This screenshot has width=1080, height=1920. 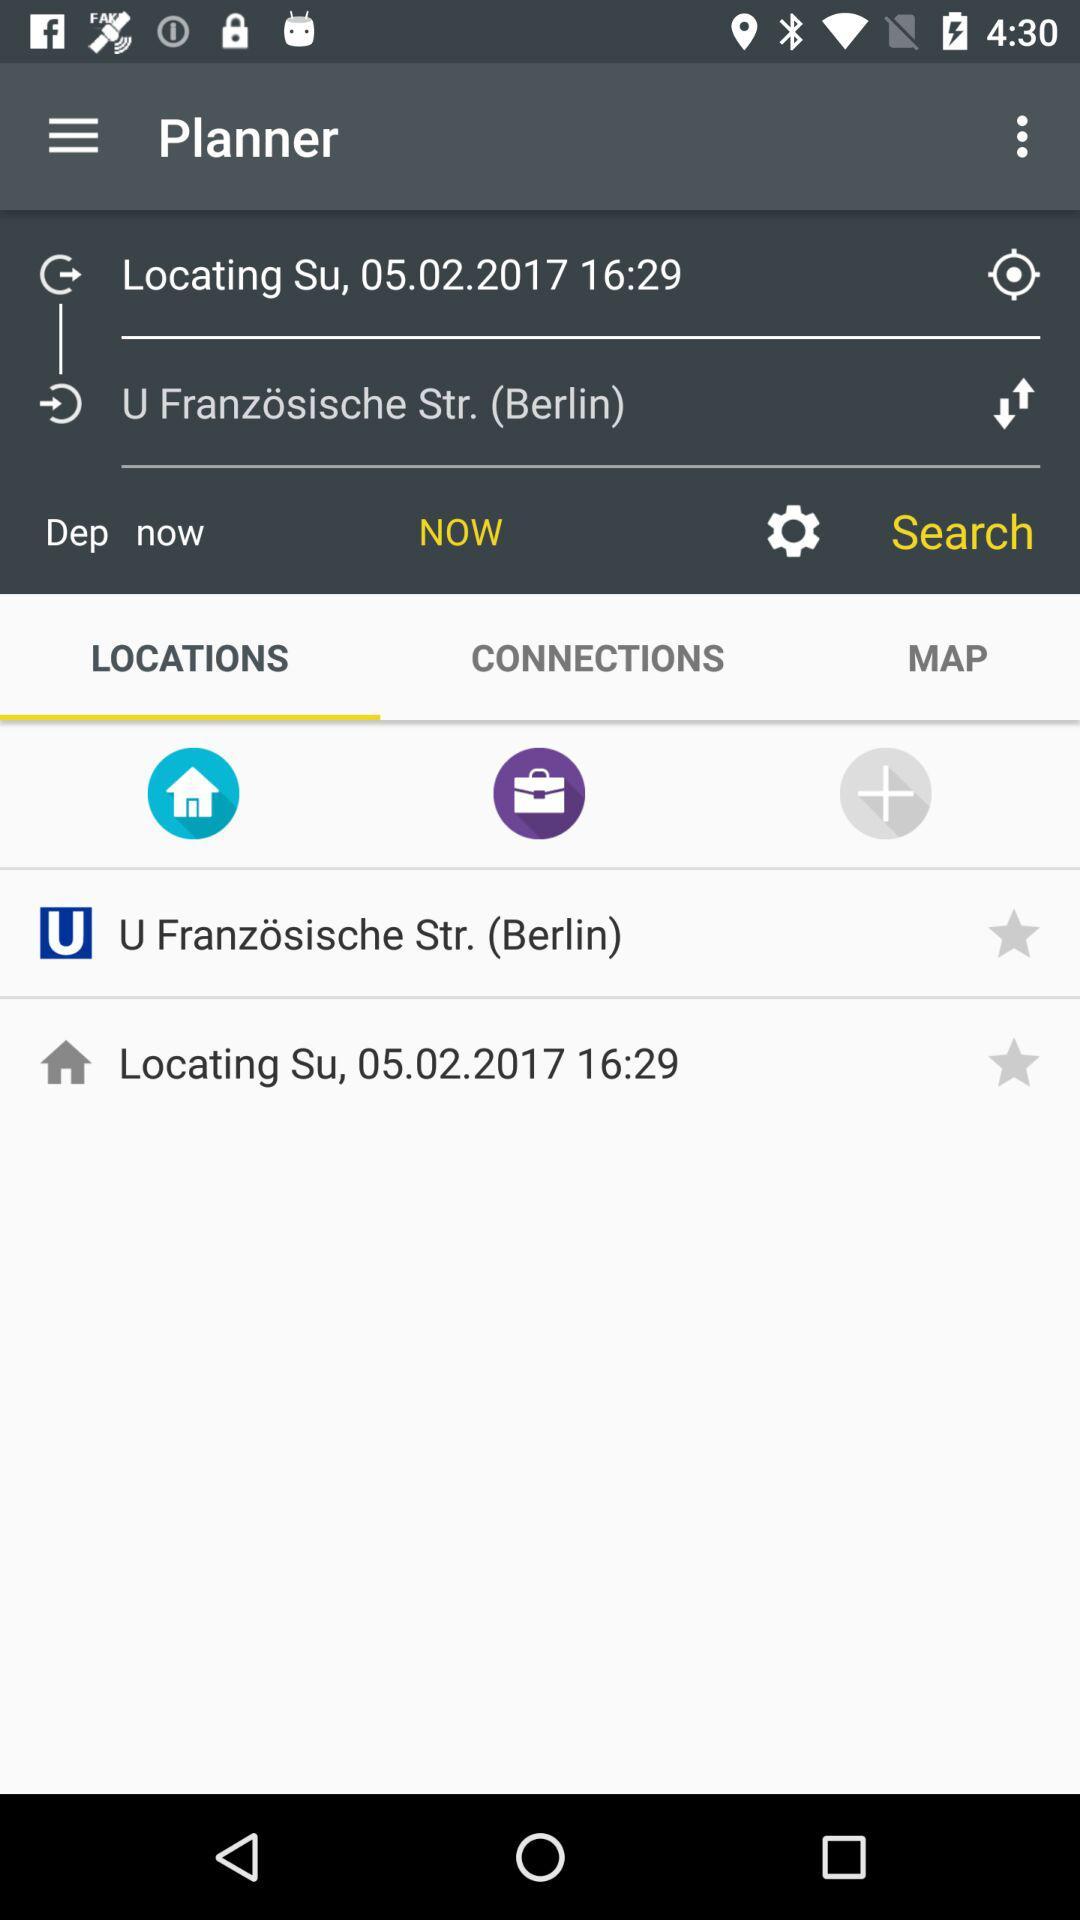 What do you see at coordinates (1027, 261) in the screenshot?
I see `the location_crosshair icon` at bounding box center [1027, 261].